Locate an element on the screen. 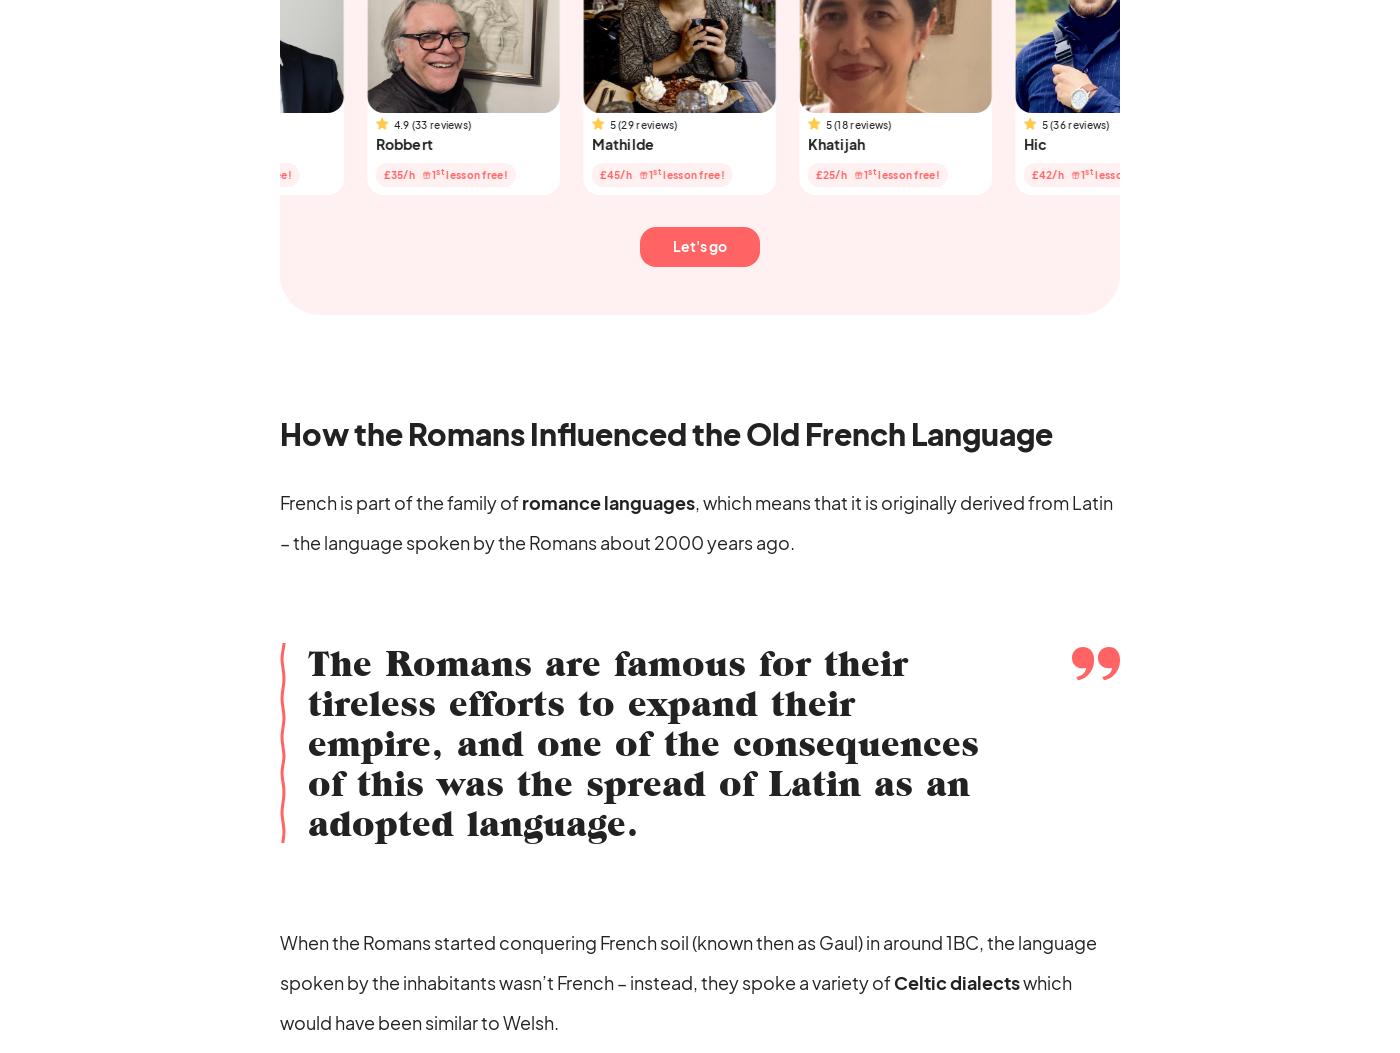 The image size is (1400, 1053). 'Khatijah' is located at coordinates (724, 142).